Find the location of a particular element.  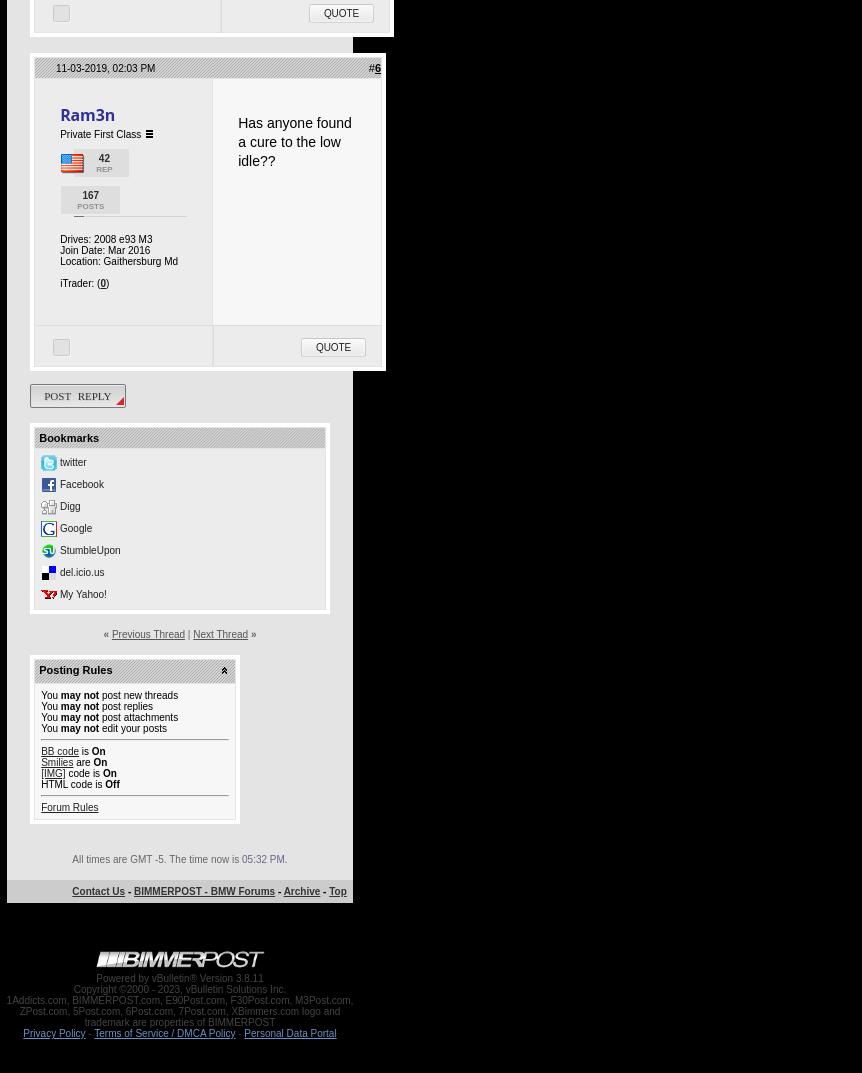

'05:32 PM' is located at coordinates (261, 858).